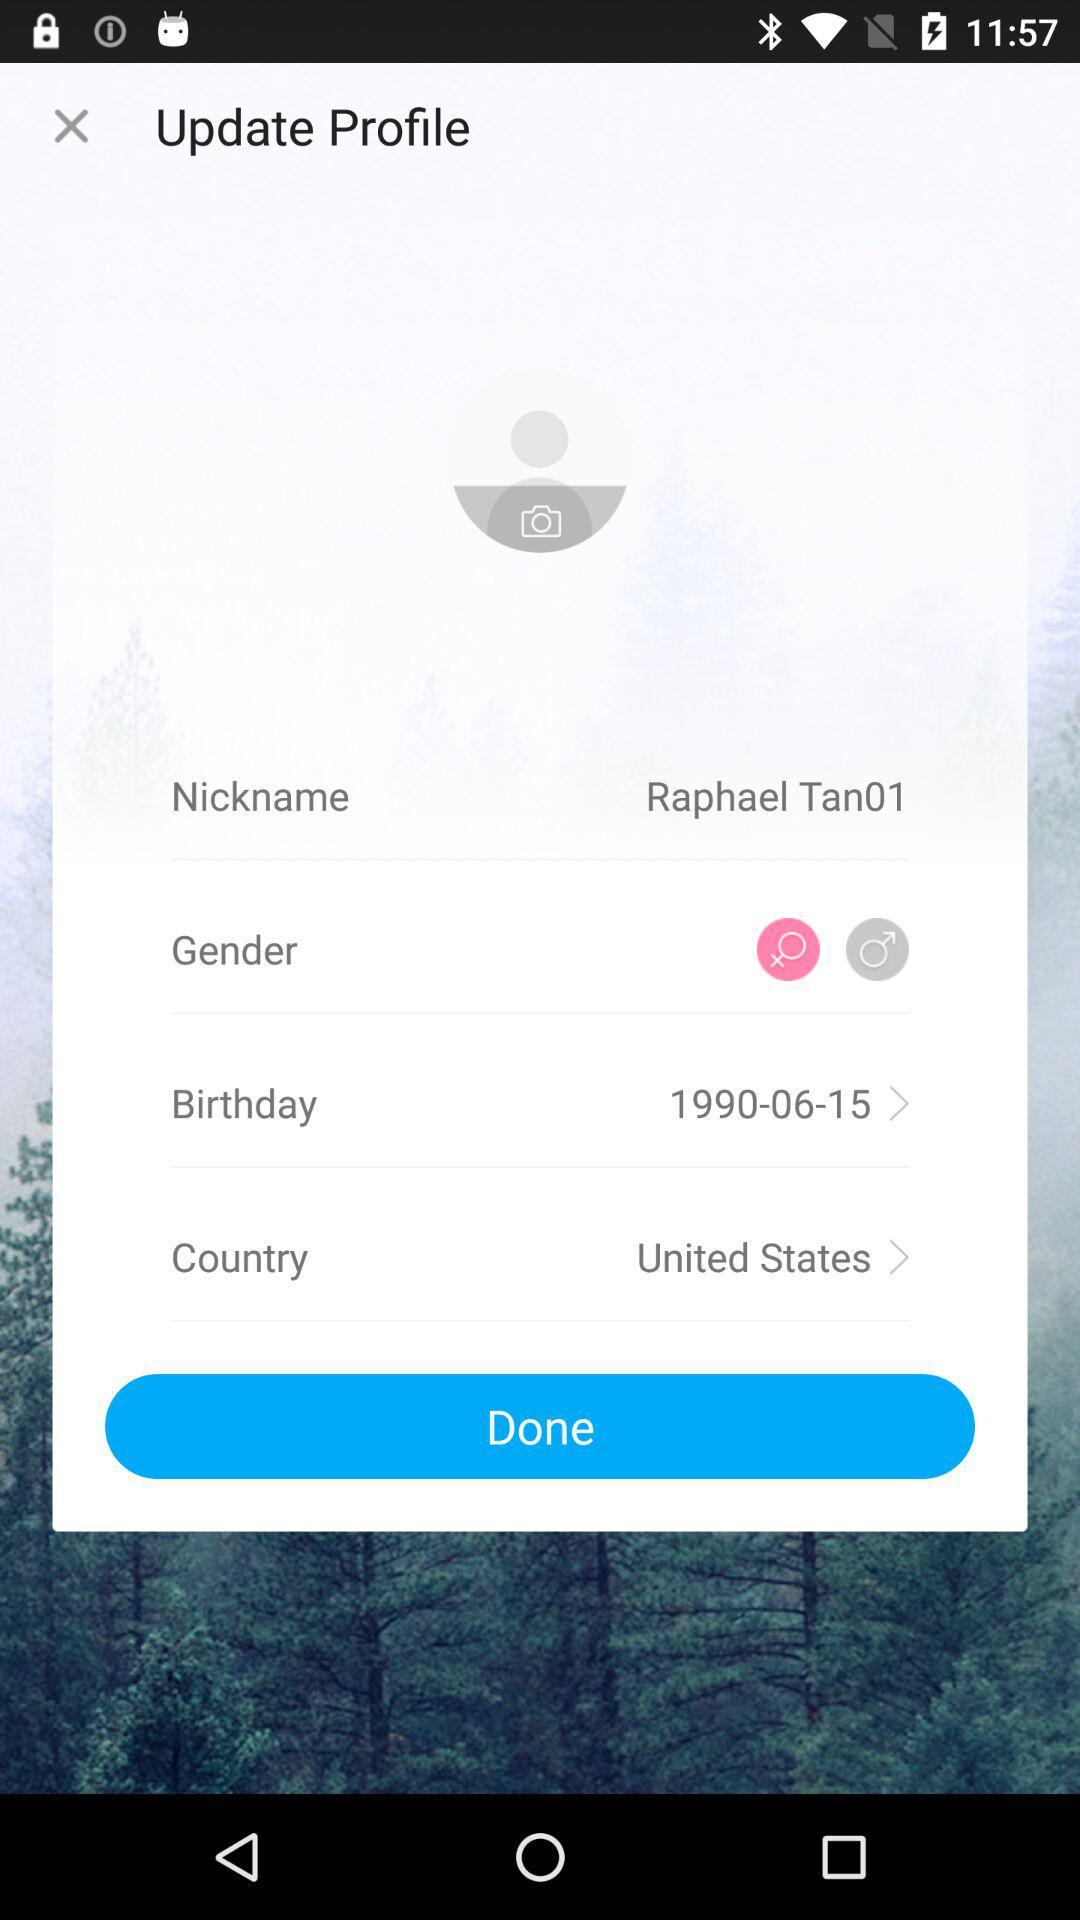 The width and height of the screenshot is (1080, 1920). What do you see at coordinates (70, 124) in the screenshot?
I see `page` at bounding box center [70, 124].